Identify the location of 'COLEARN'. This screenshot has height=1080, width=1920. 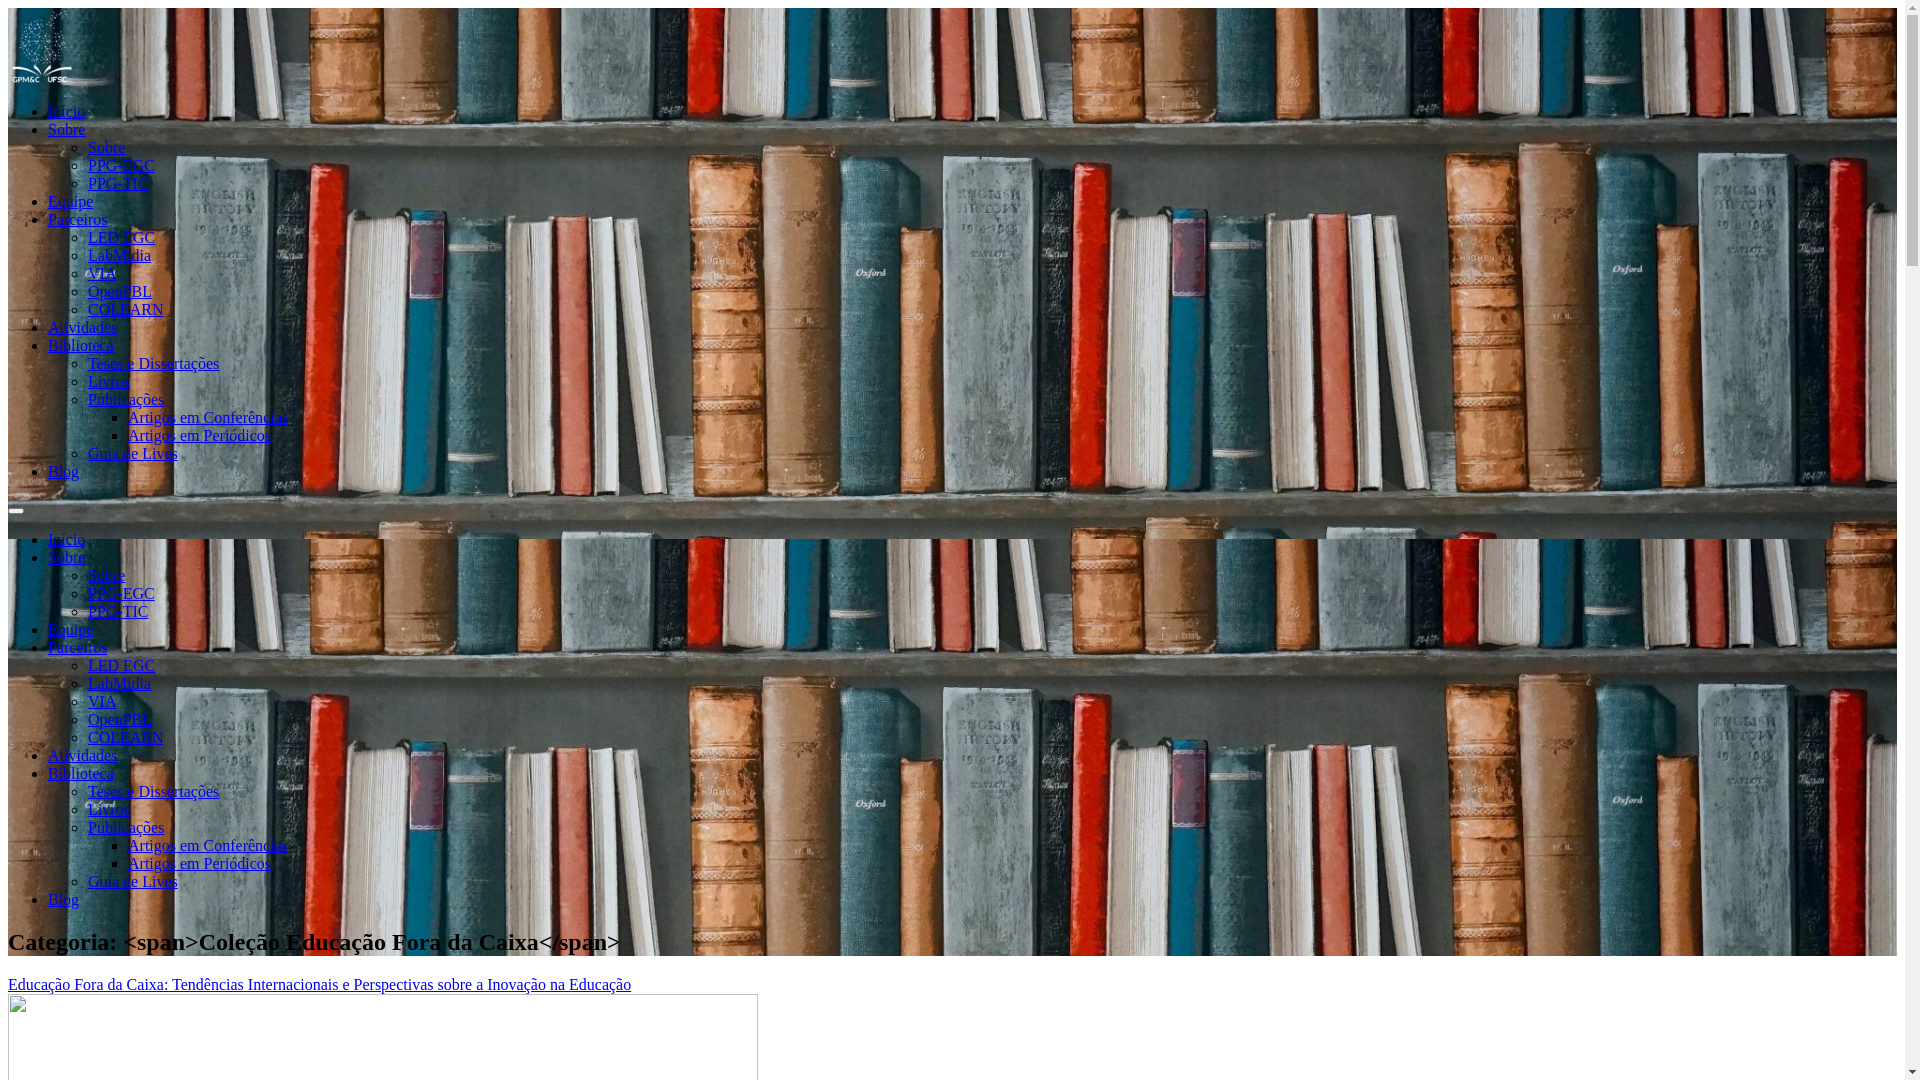
(124, 309).